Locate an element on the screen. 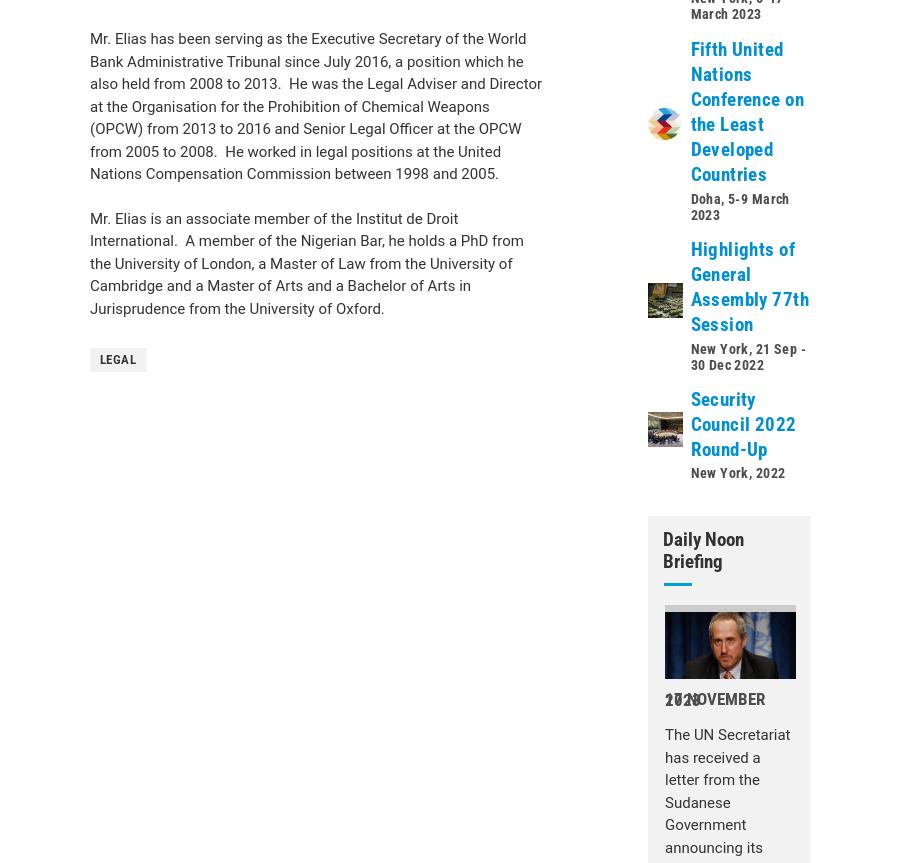 This screenshot has height=863, width=900. 'Quick Links' is located at coordinates (124, 194).